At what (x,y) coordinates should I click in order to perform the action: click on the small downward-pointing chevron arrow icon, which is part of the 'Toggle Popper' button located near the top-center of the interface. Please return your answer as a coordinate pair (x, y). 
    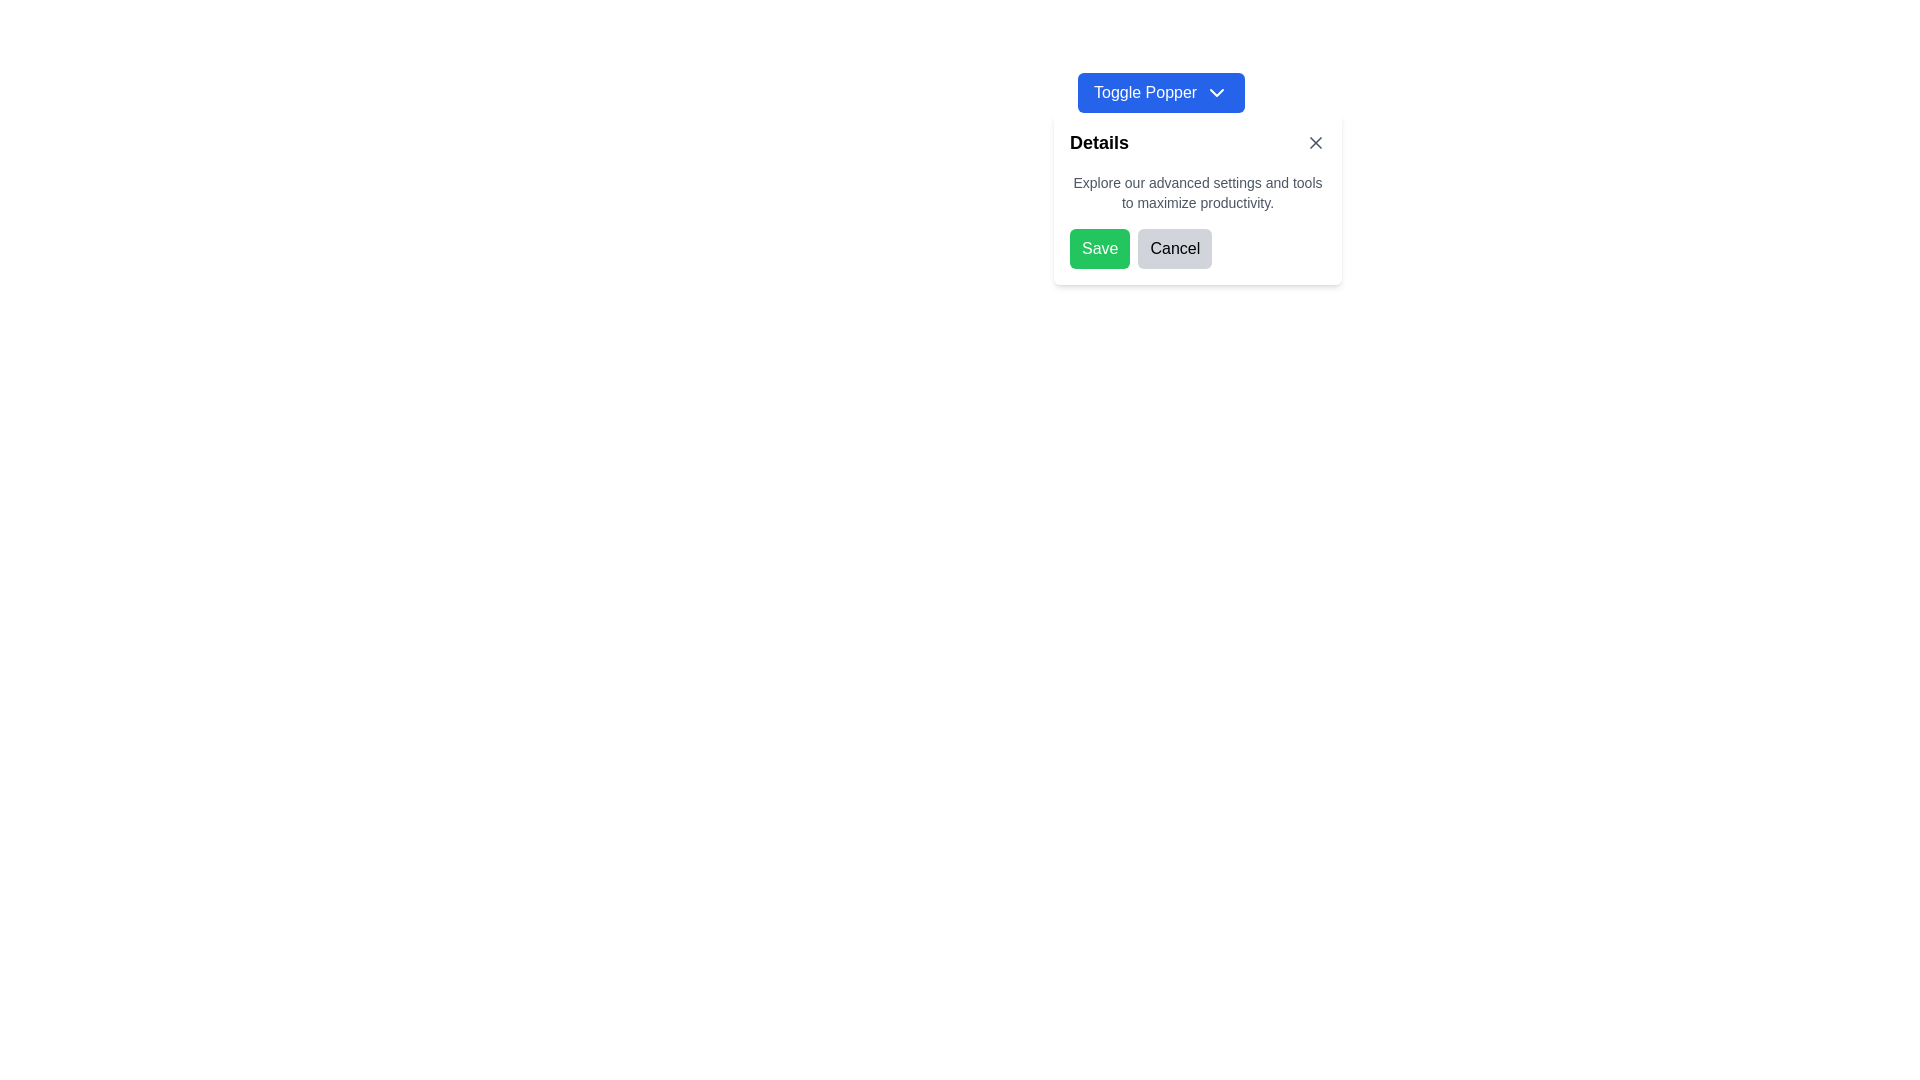
    Looking at the image, I should click on (1216, 92).